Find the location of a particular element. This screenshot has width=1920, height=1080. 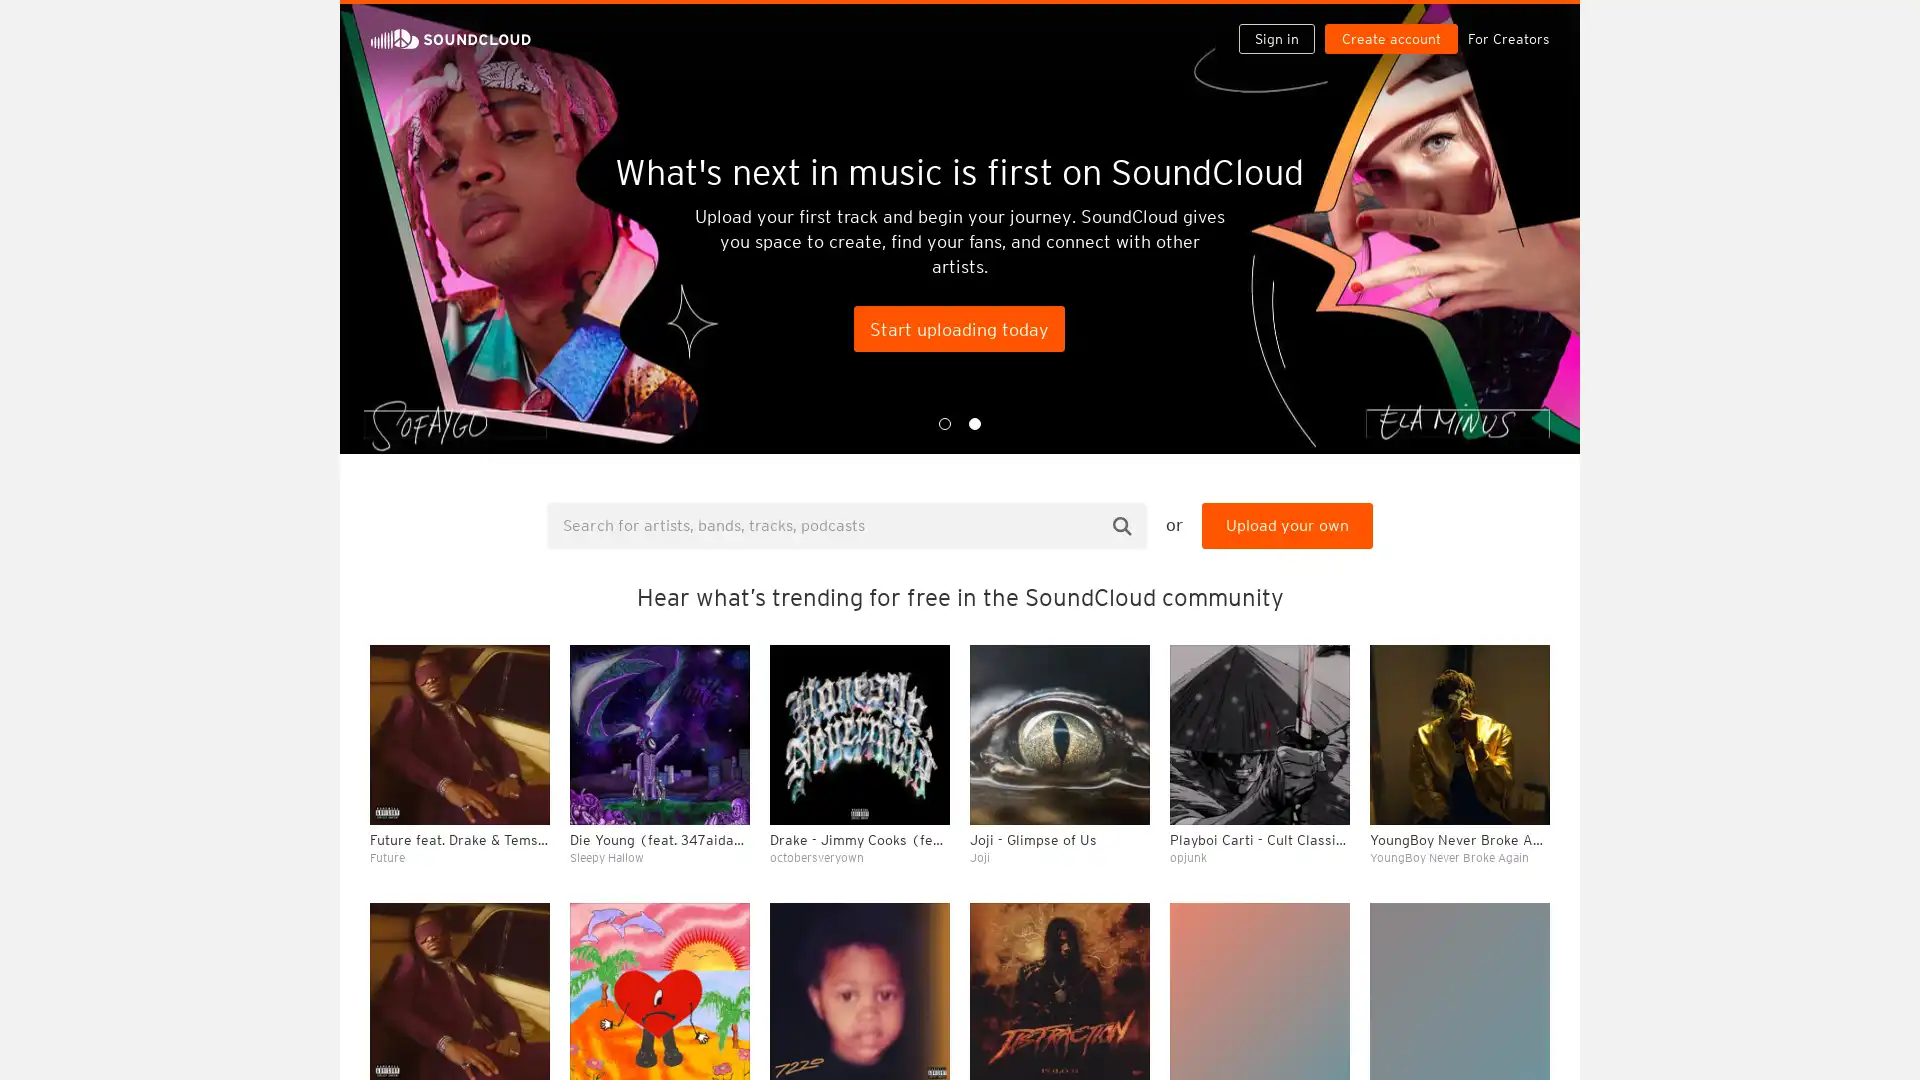

Sign in is located at coordinates (1284, 22).